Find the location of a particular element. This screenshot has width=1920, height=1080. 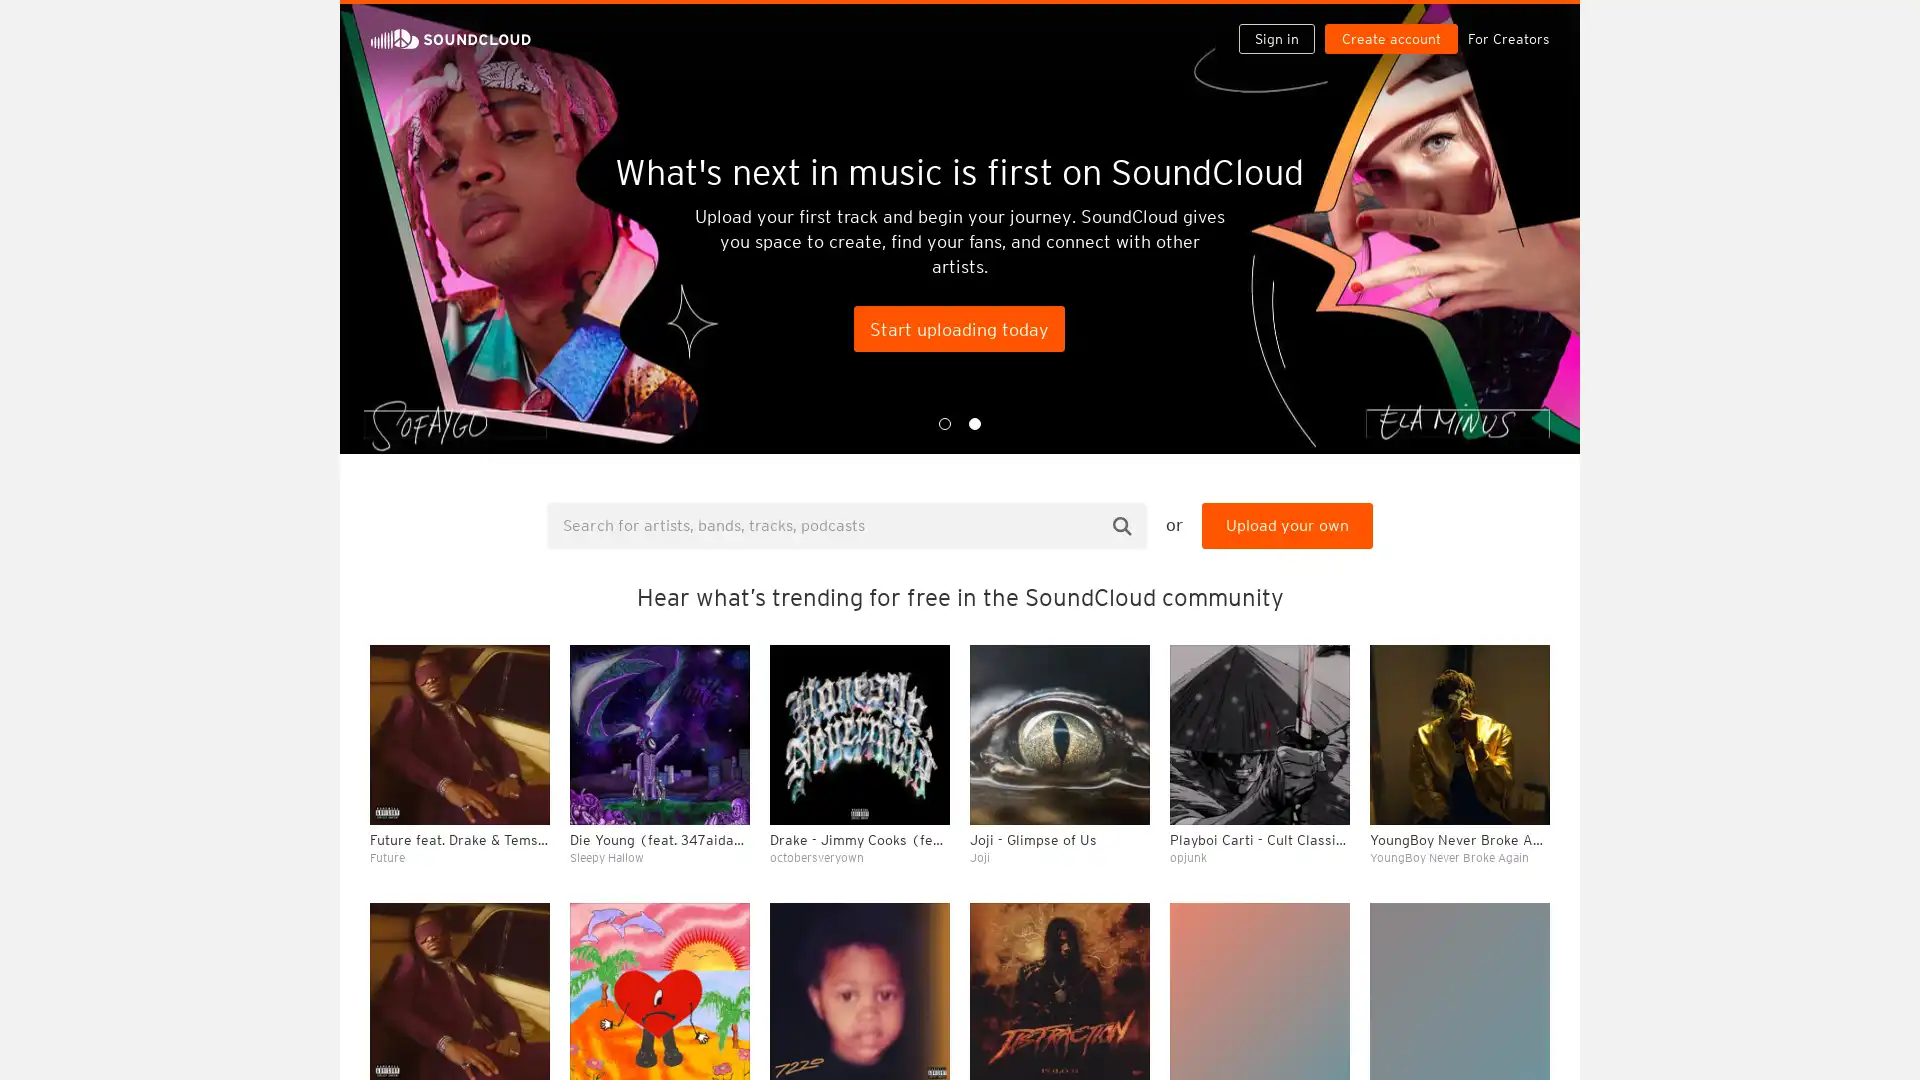

Sign in is located at coordinates (1284, 22).